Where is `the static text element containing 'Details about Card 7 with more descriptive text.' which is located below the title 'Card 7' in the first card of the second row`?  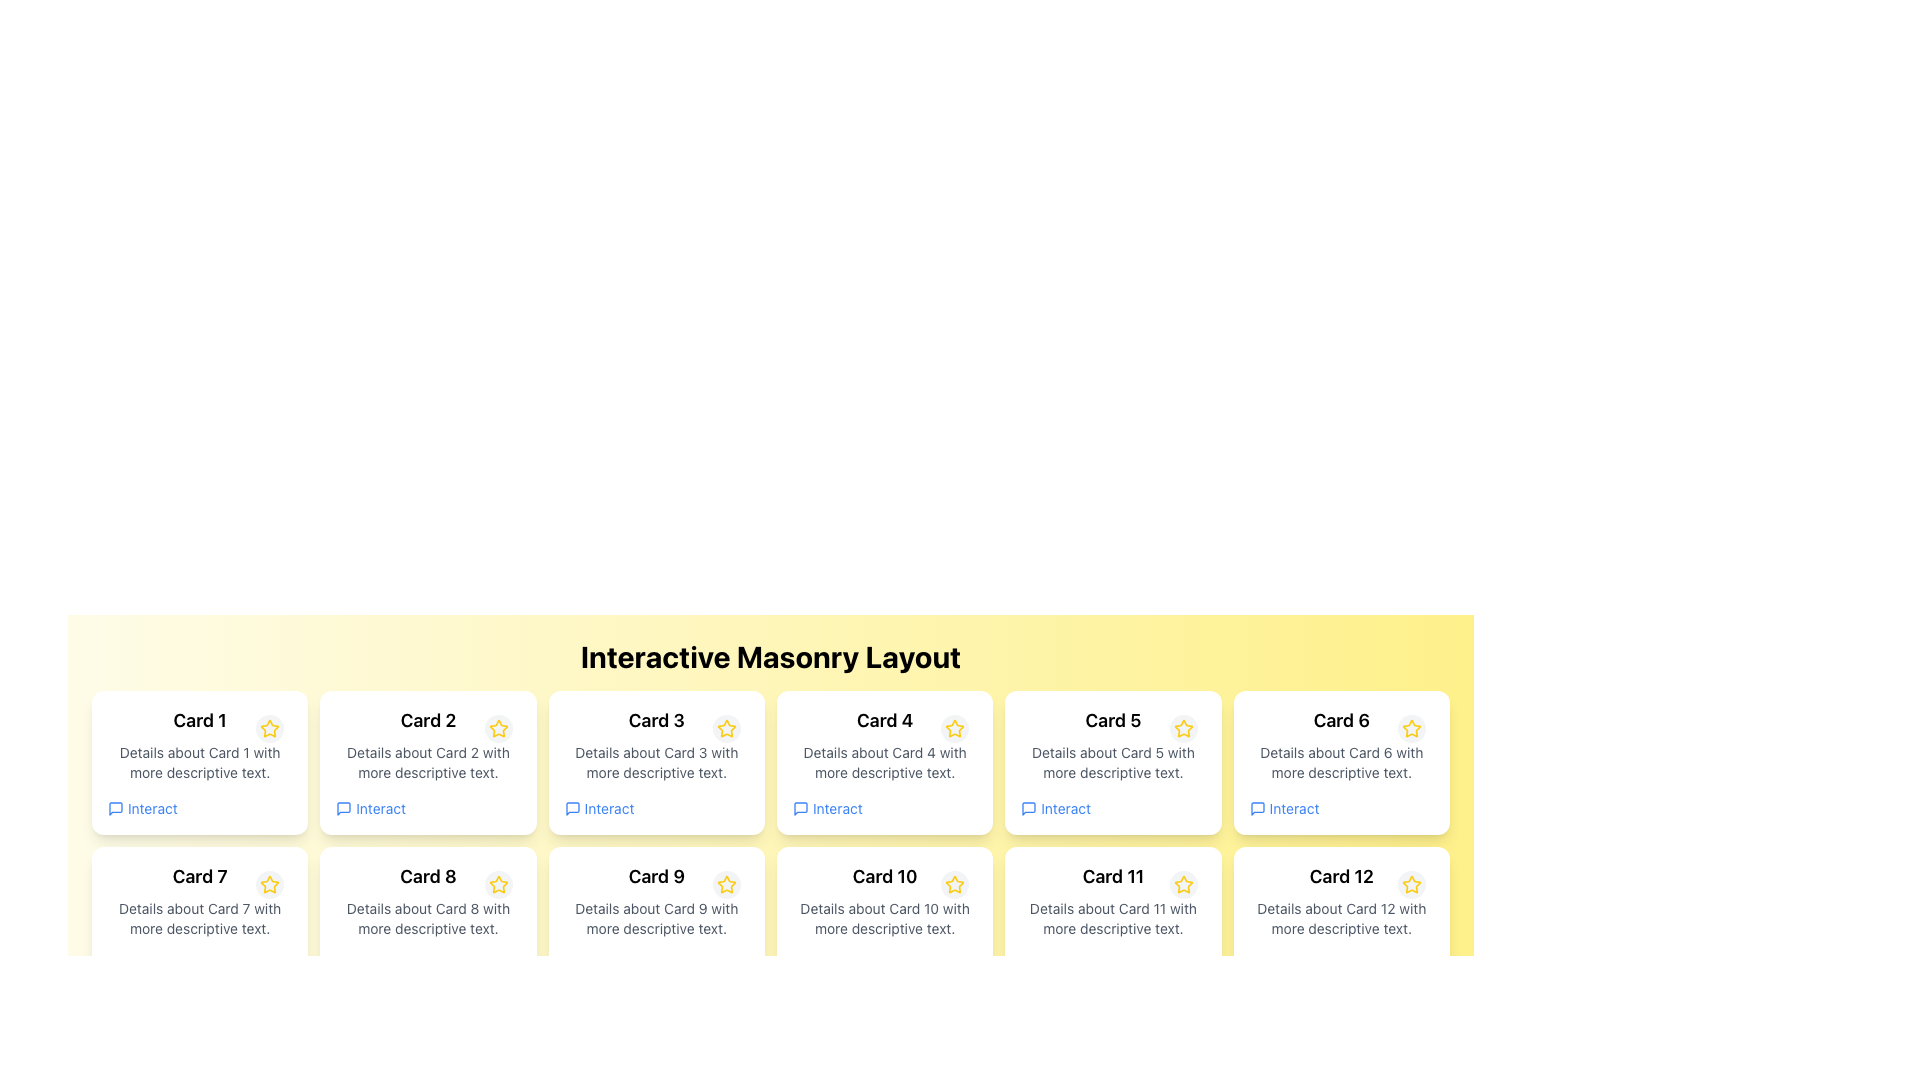 the static text element containing 'Details about Card 7 with more descriptive text.' which is located below the title 'Card 7' in the first card of the second row is located at coordinates (200, 918).